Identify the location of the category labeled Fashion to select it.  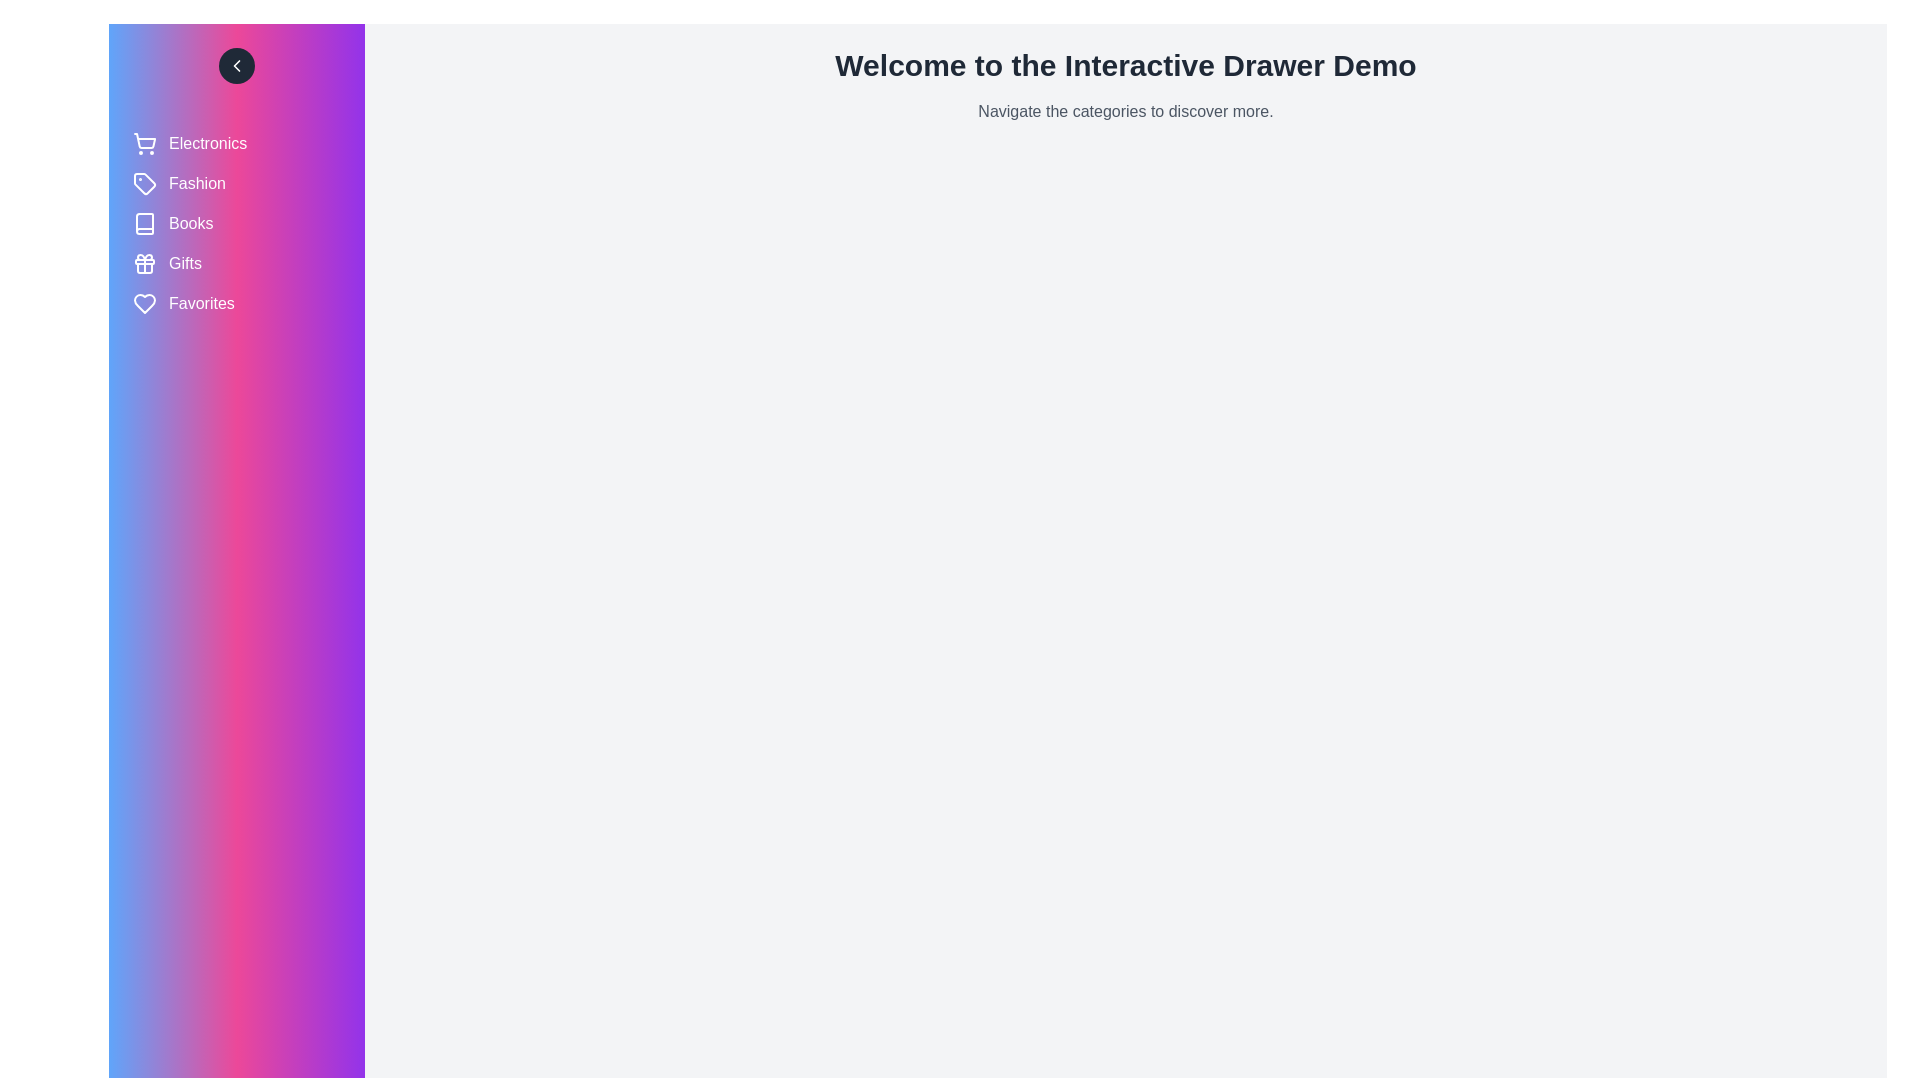
(236, 184).